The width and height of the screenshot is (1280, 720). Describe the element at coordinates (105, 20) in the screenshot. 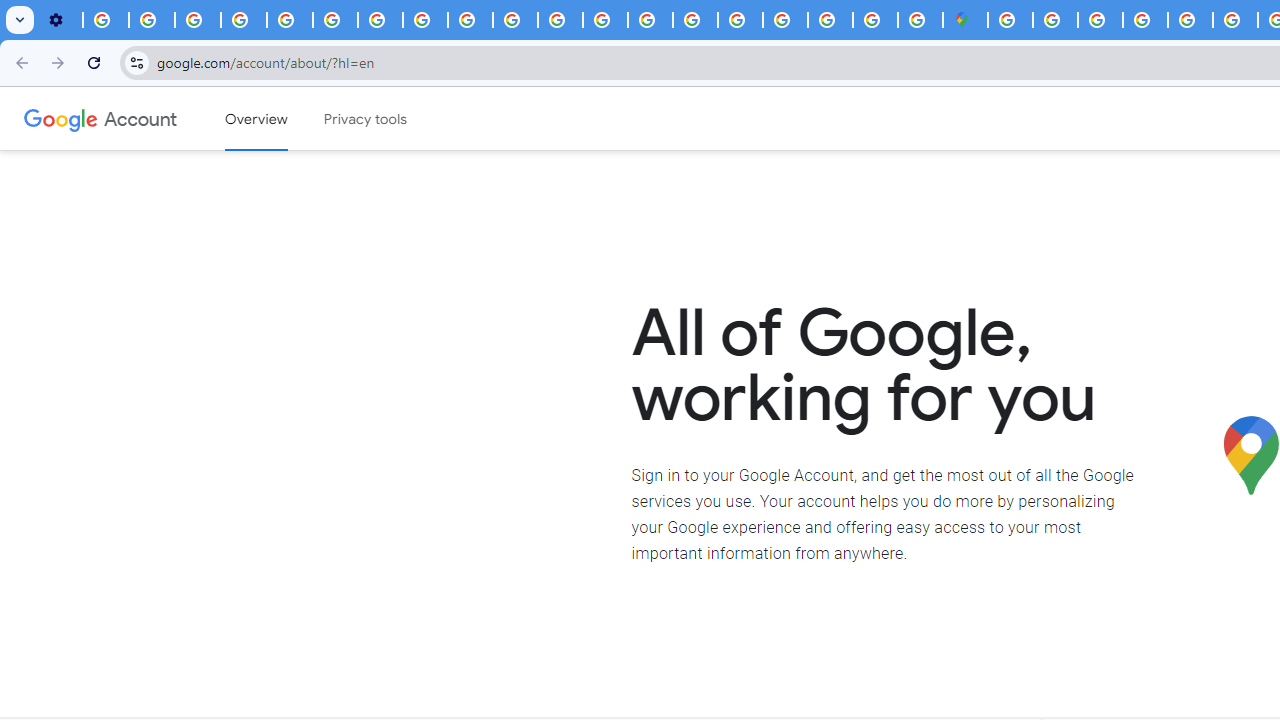

I see `'Delete photos & videos - Computer - Google Photos Help'` at that location.